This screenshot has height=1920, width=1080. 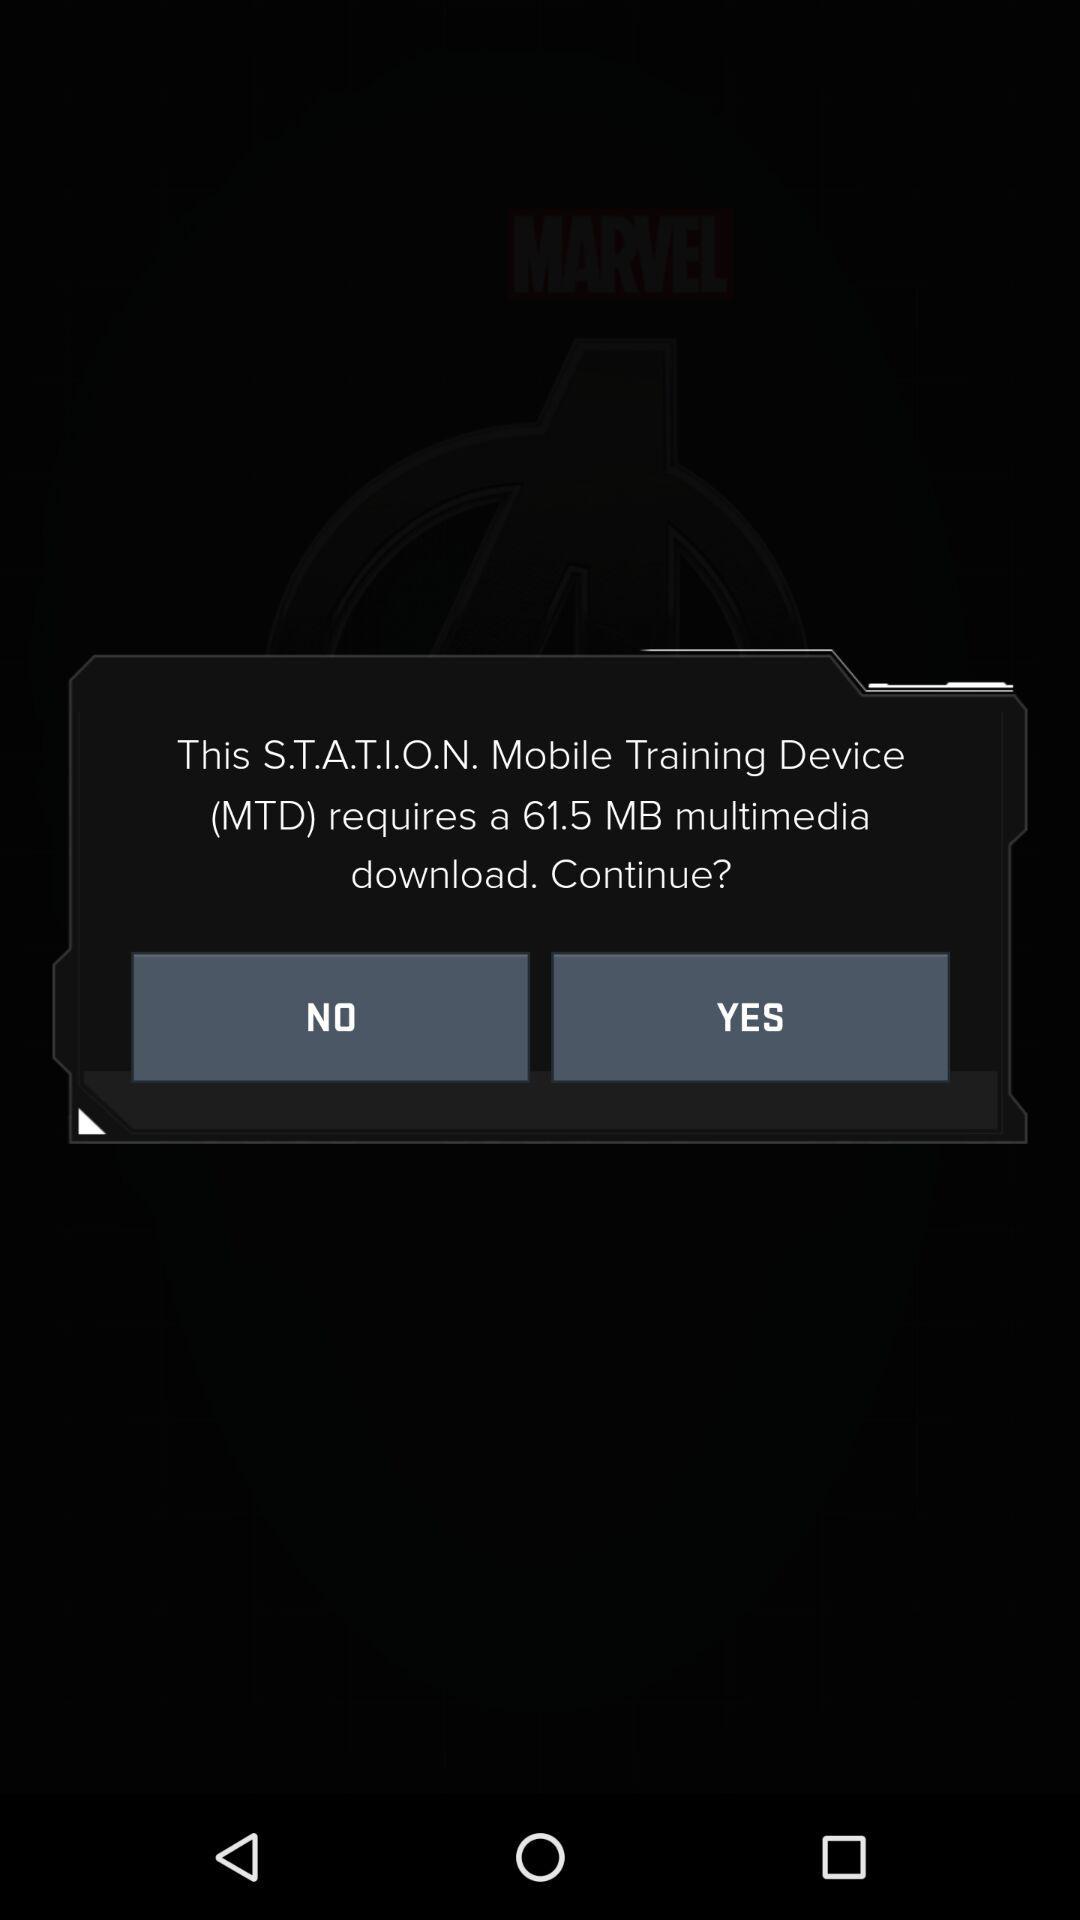 What do you see at coordinates (750, 1017) in the screenshot?
I see `item below this s t icon` at bounding box center [750, 1017].